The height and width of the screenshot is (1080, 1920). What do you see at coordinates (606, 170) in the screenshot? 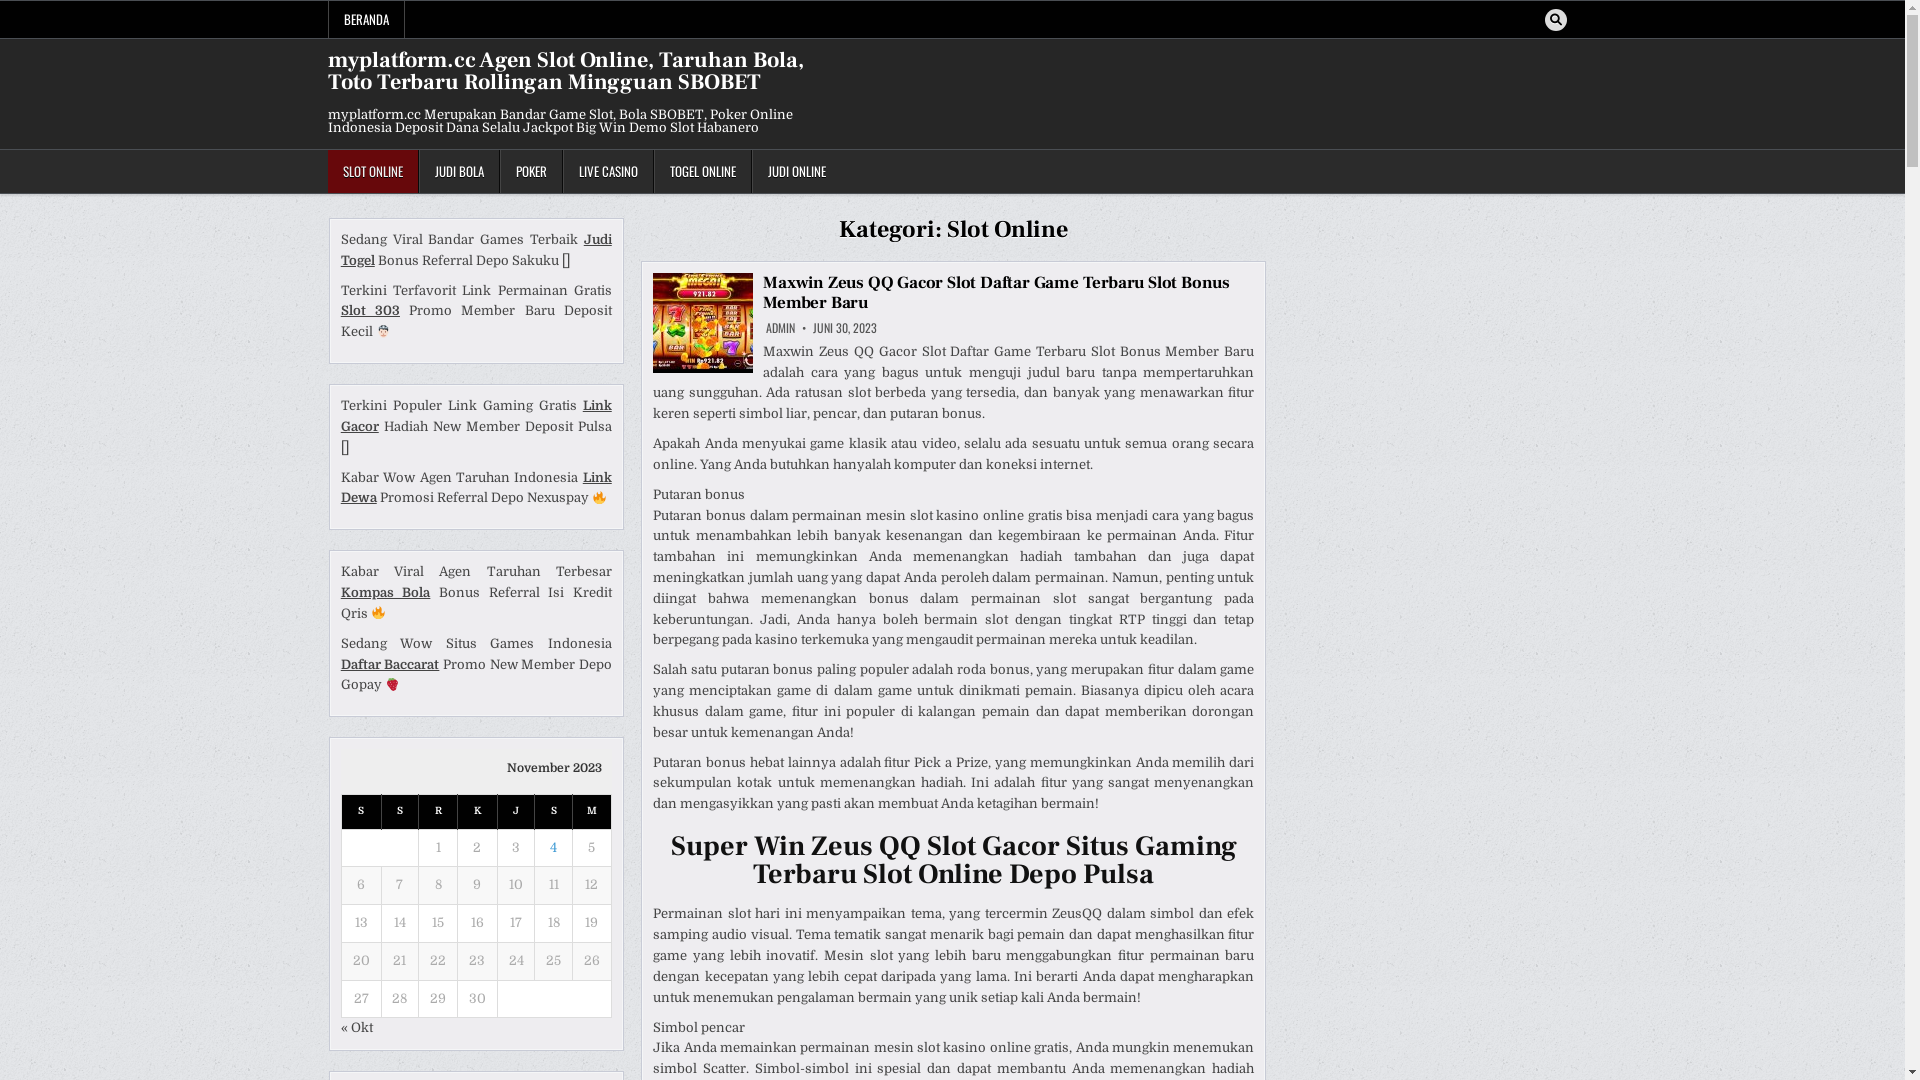
I see `'LIVE CASINO'` at bounding box center [606, 170].